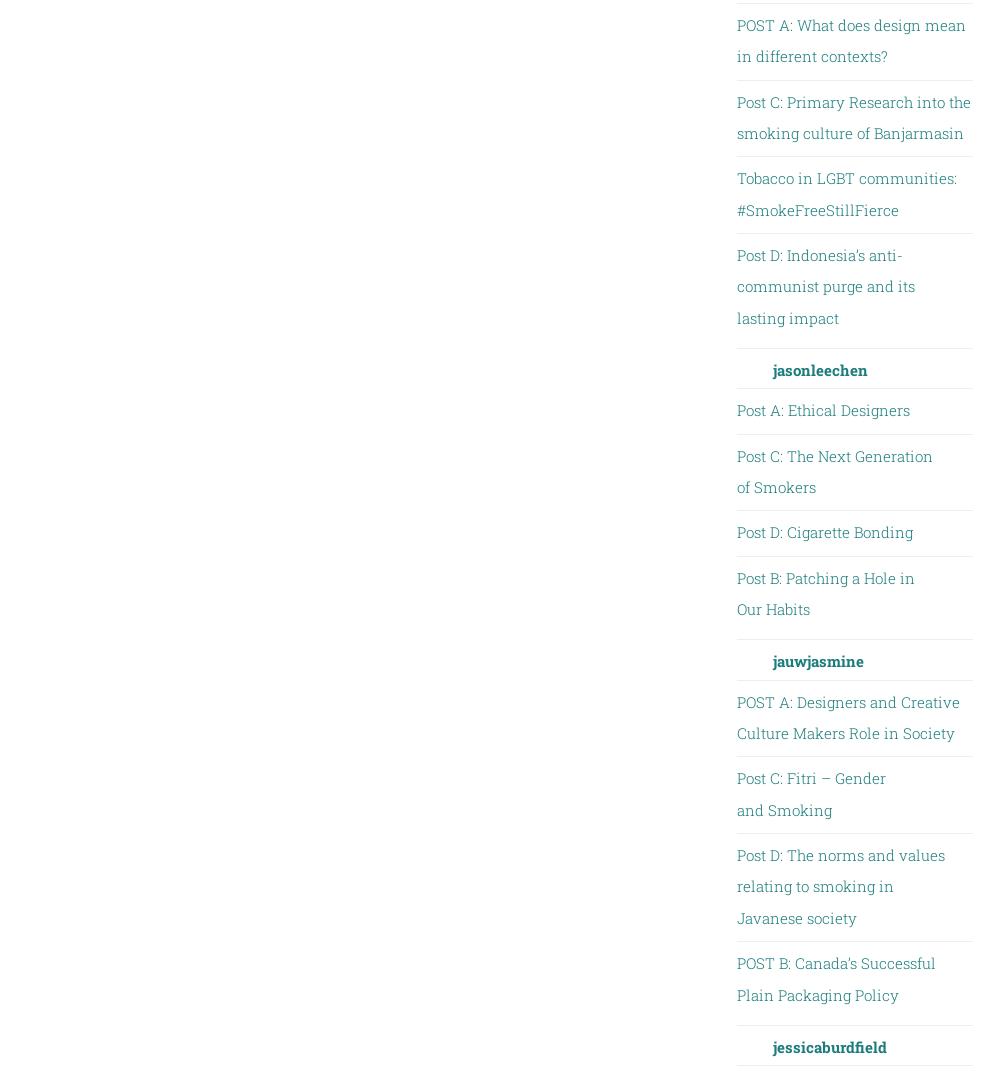 This screenshot has height=1078, width=1000. What do you see at coordinates (821, 408) in the screenshot?
I see `'Post A: Ethical Designers'` at bounding box center [821, 408].